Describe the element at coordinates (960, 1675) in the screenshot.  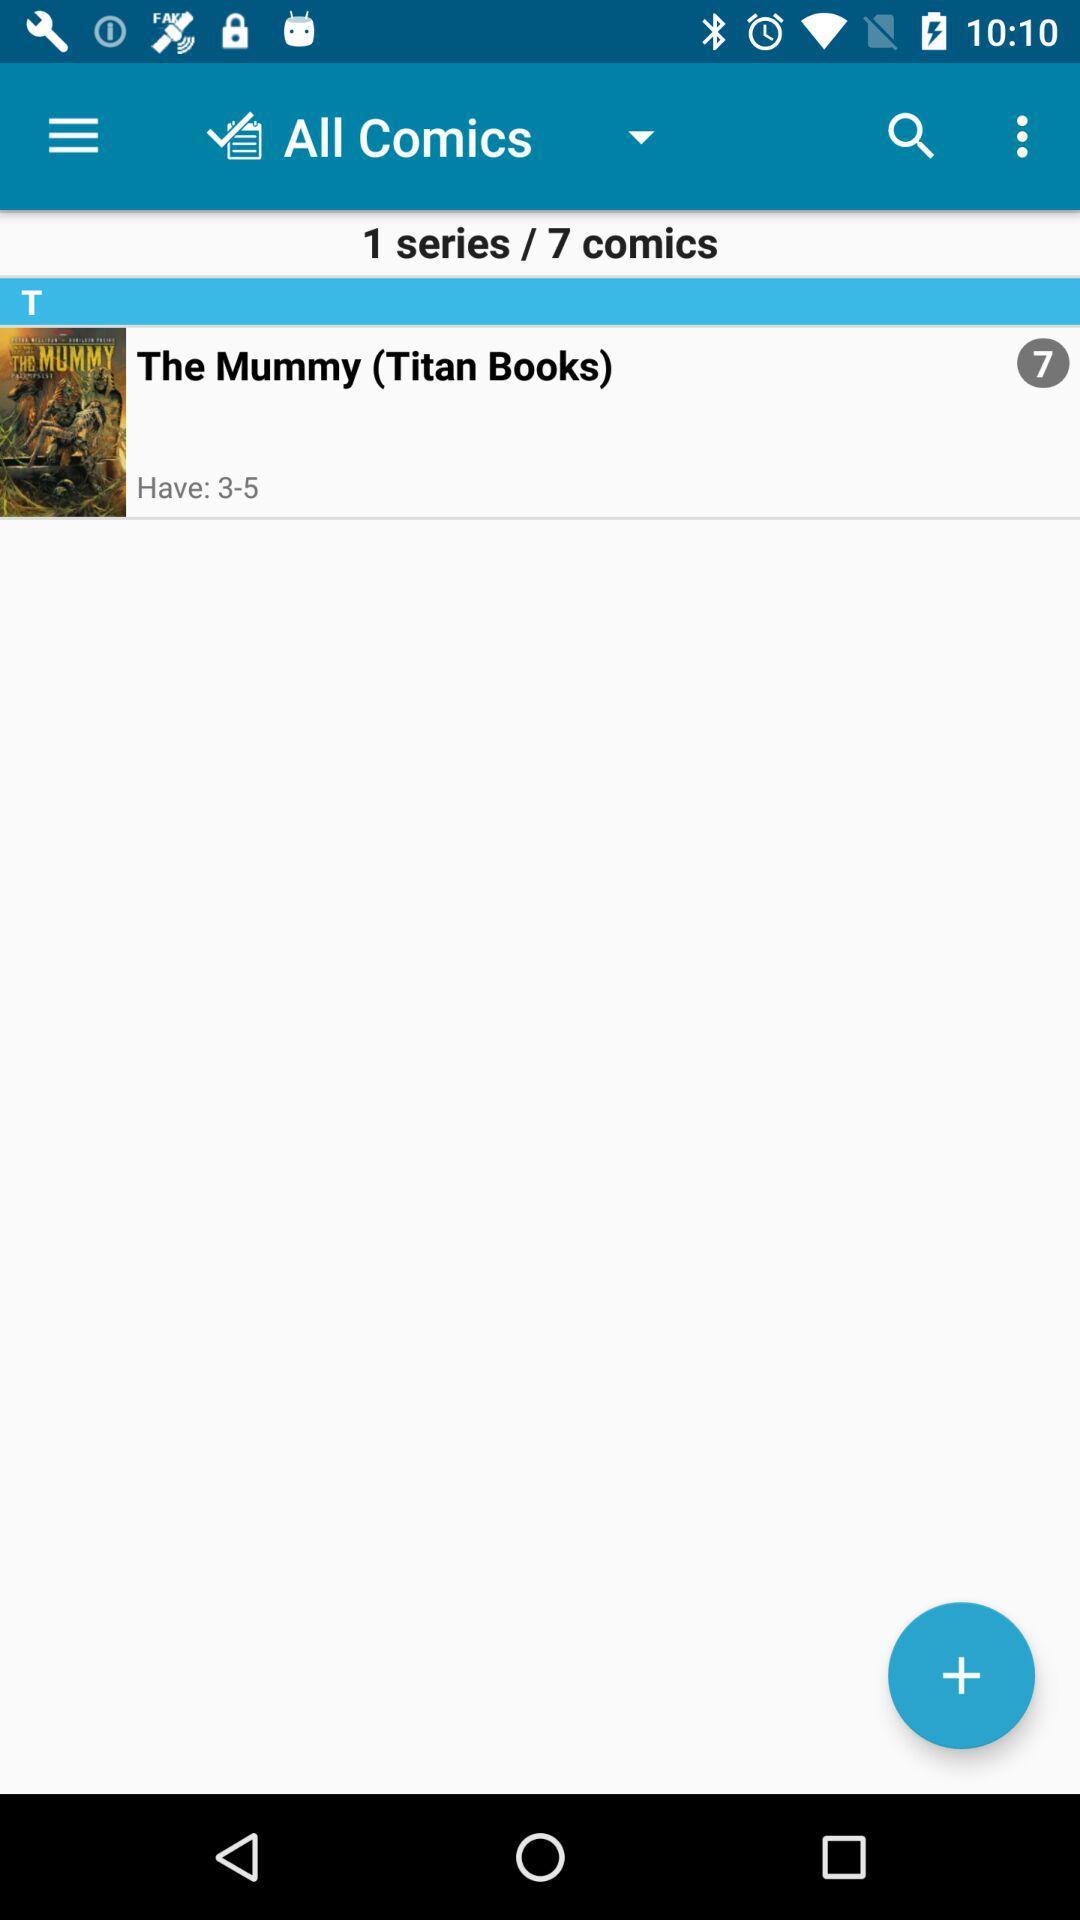
I see `the bottom right corner icon` at that location.